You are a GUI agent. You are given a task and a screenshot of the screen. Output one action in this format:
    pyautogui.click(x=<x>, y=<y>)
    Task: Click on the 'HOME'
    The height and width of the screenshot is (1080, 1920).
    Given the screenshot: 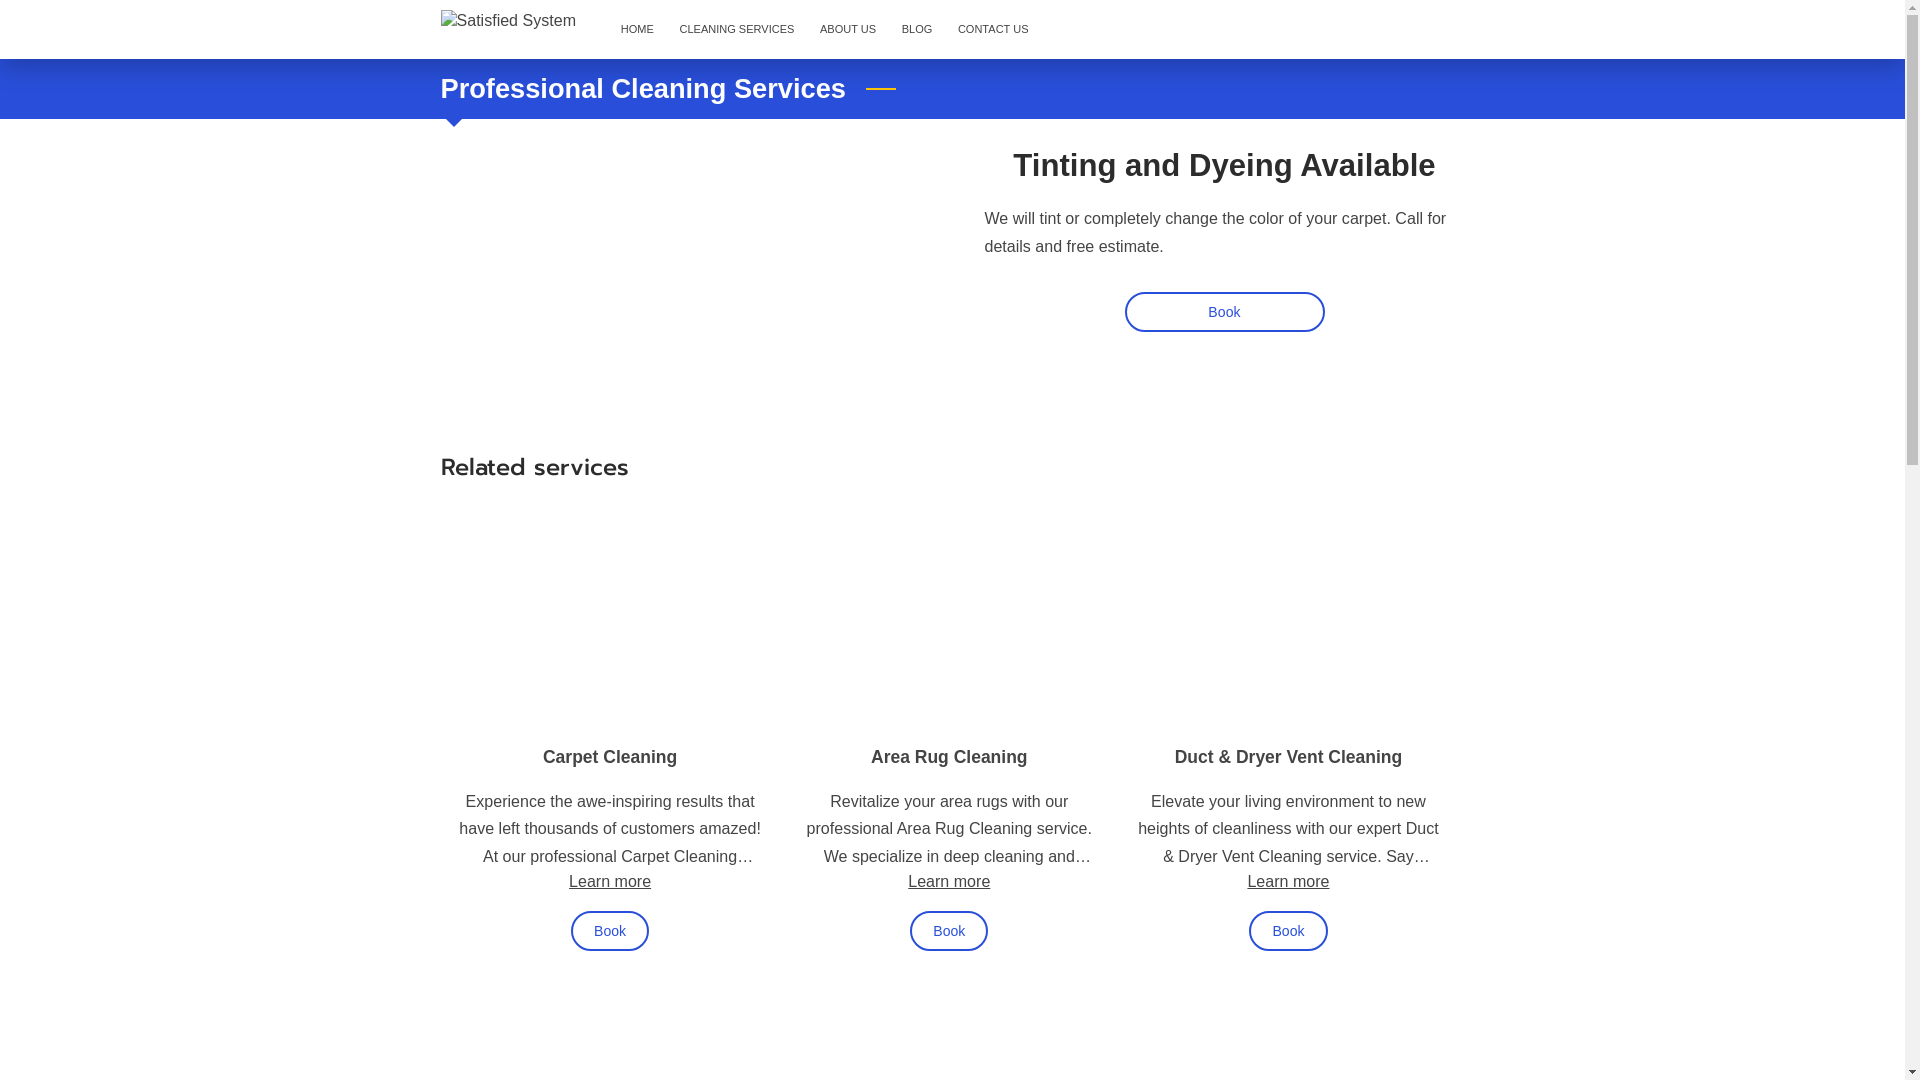 What is the action you would take?
    pyautogui.click(x=636, y=30)
    